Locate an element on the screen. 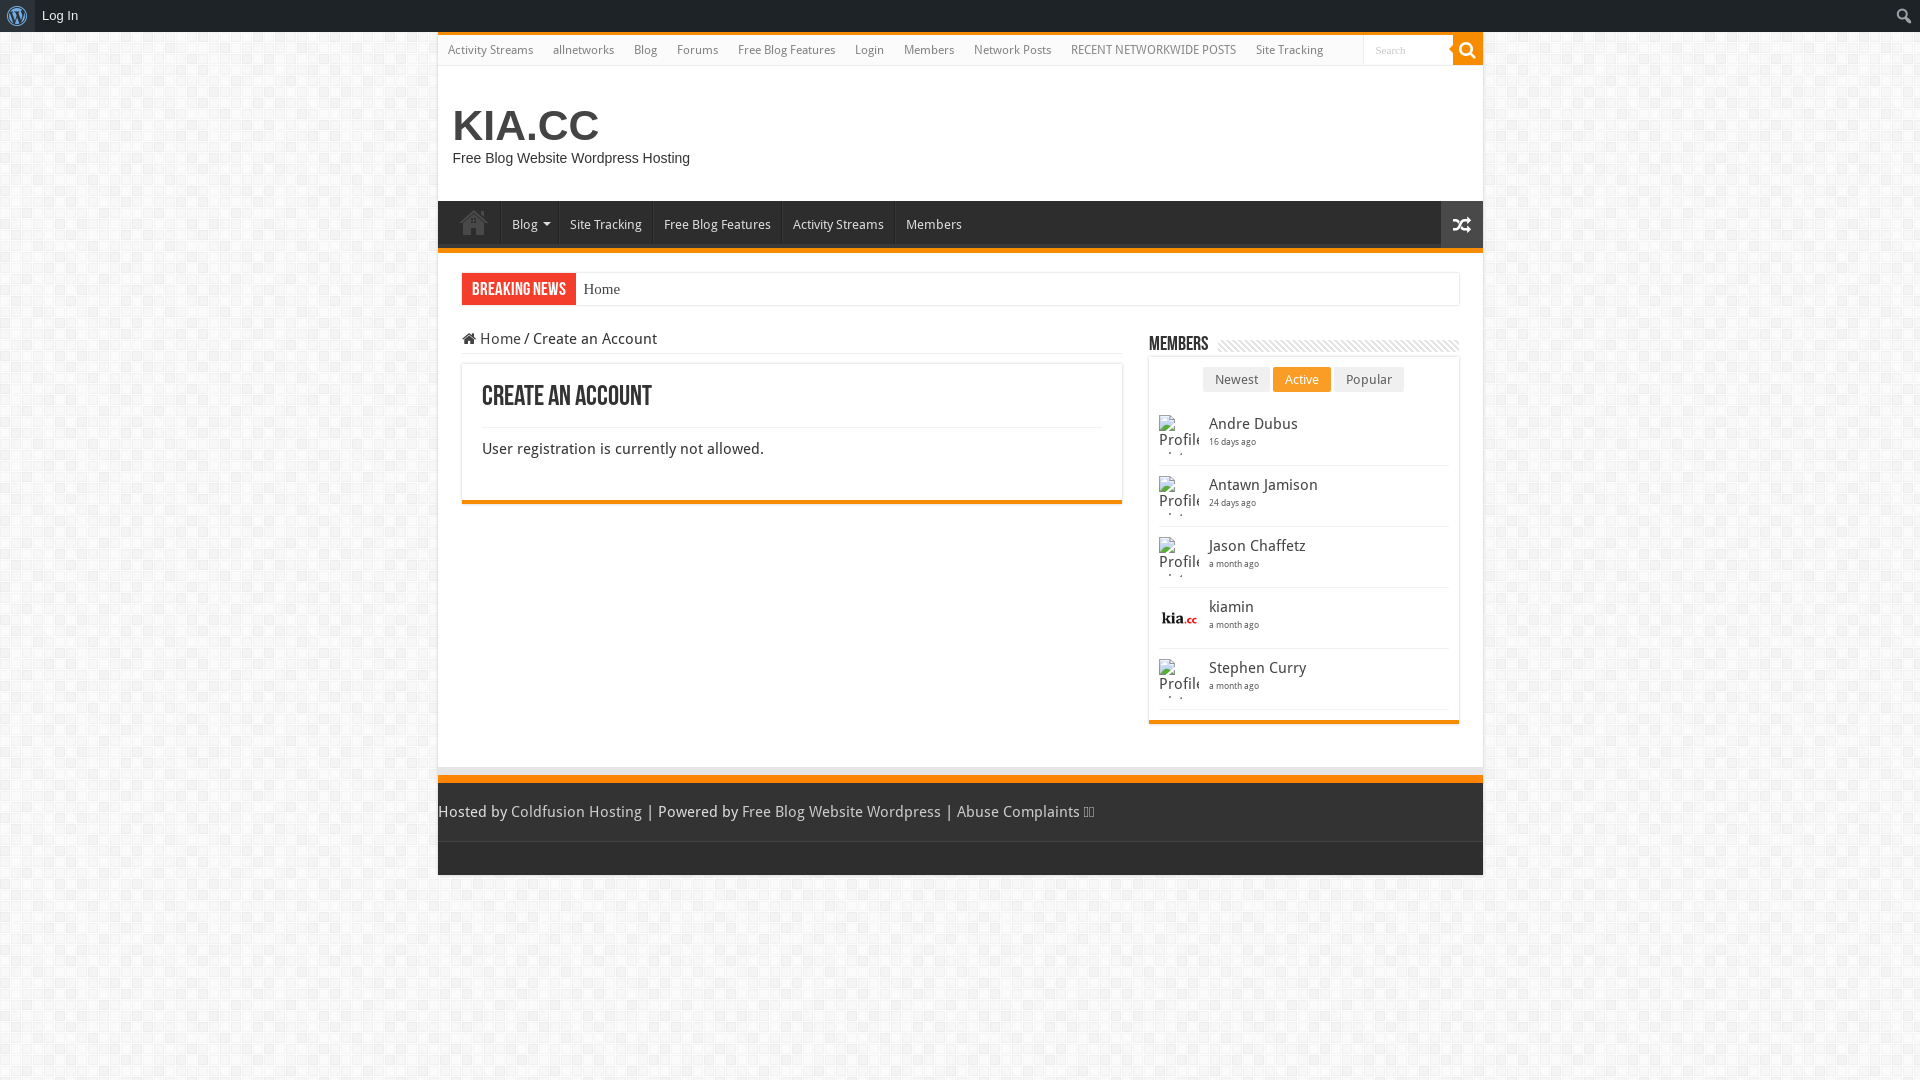  'Network Posts' is located at coordinates (1012, 49).